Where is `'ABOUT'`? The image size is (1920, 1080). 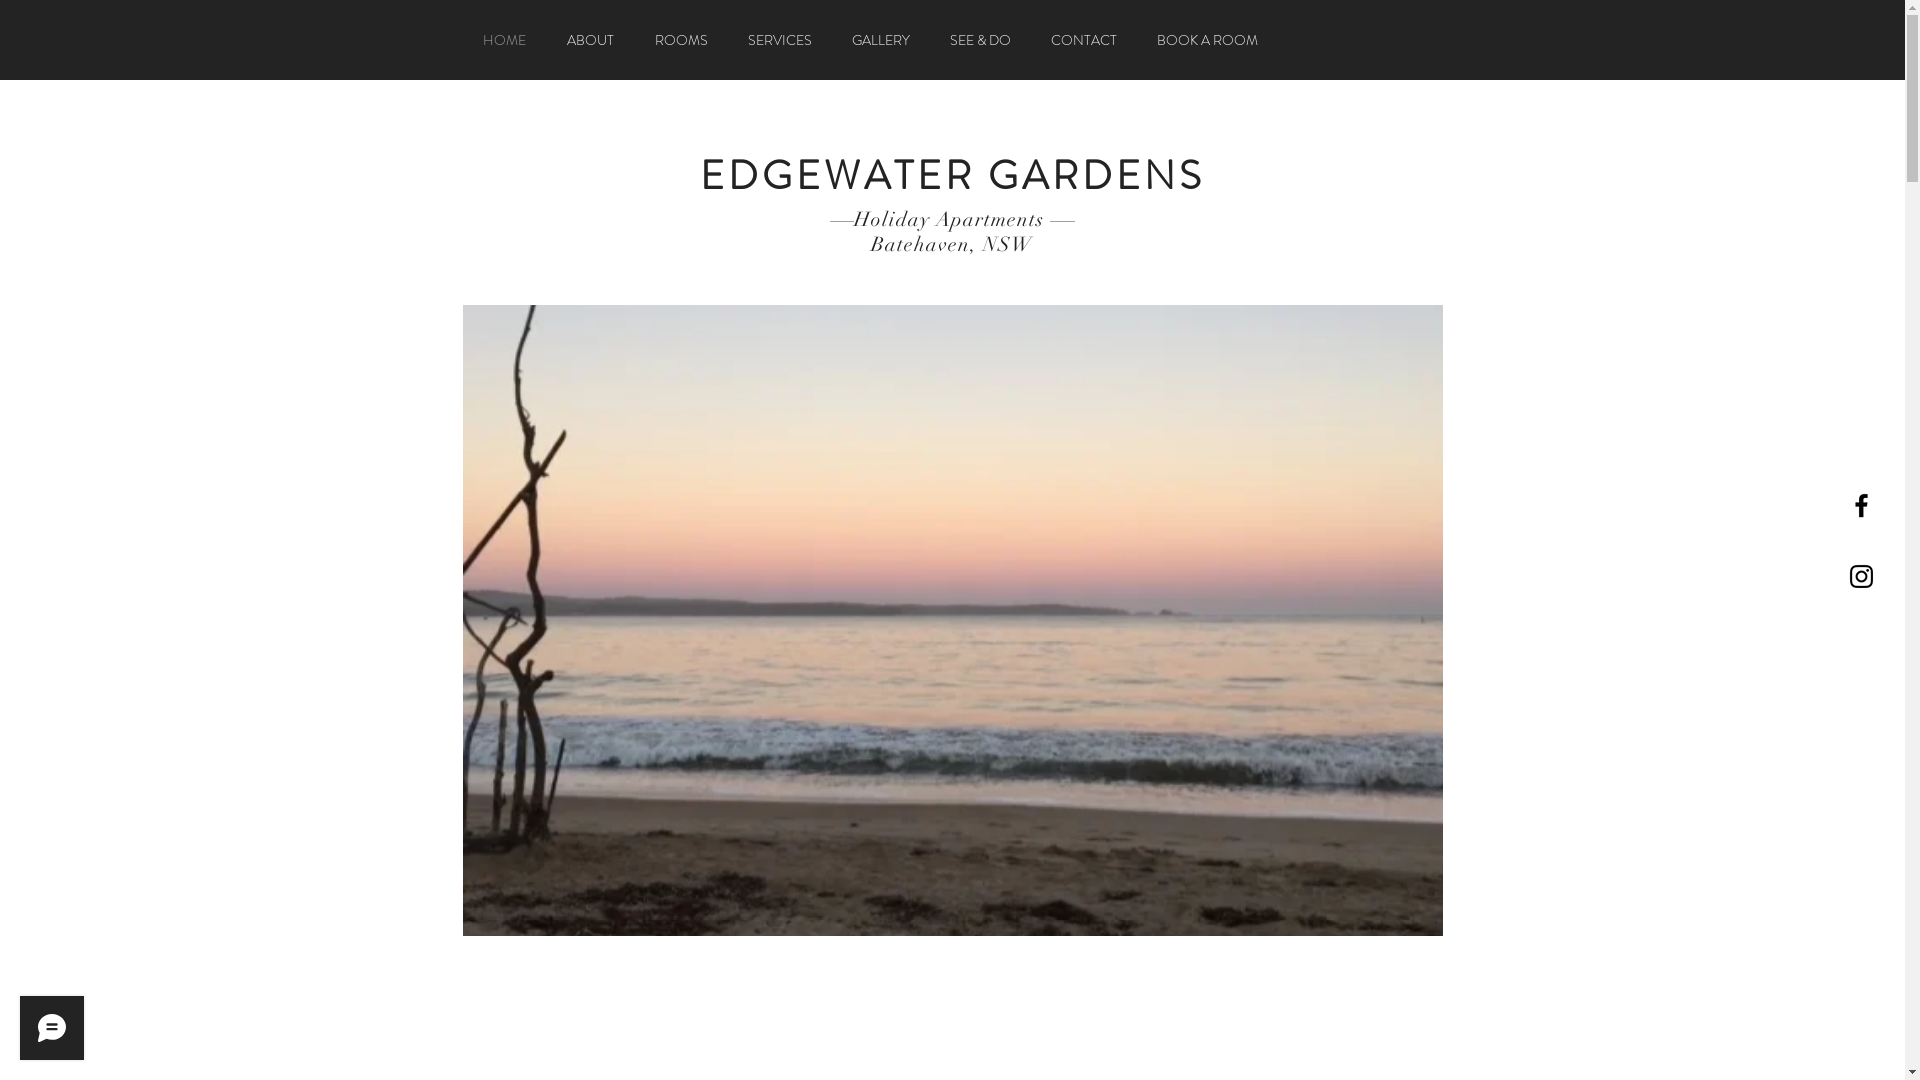
'ABOUT' is located at coordinates (589, 39).